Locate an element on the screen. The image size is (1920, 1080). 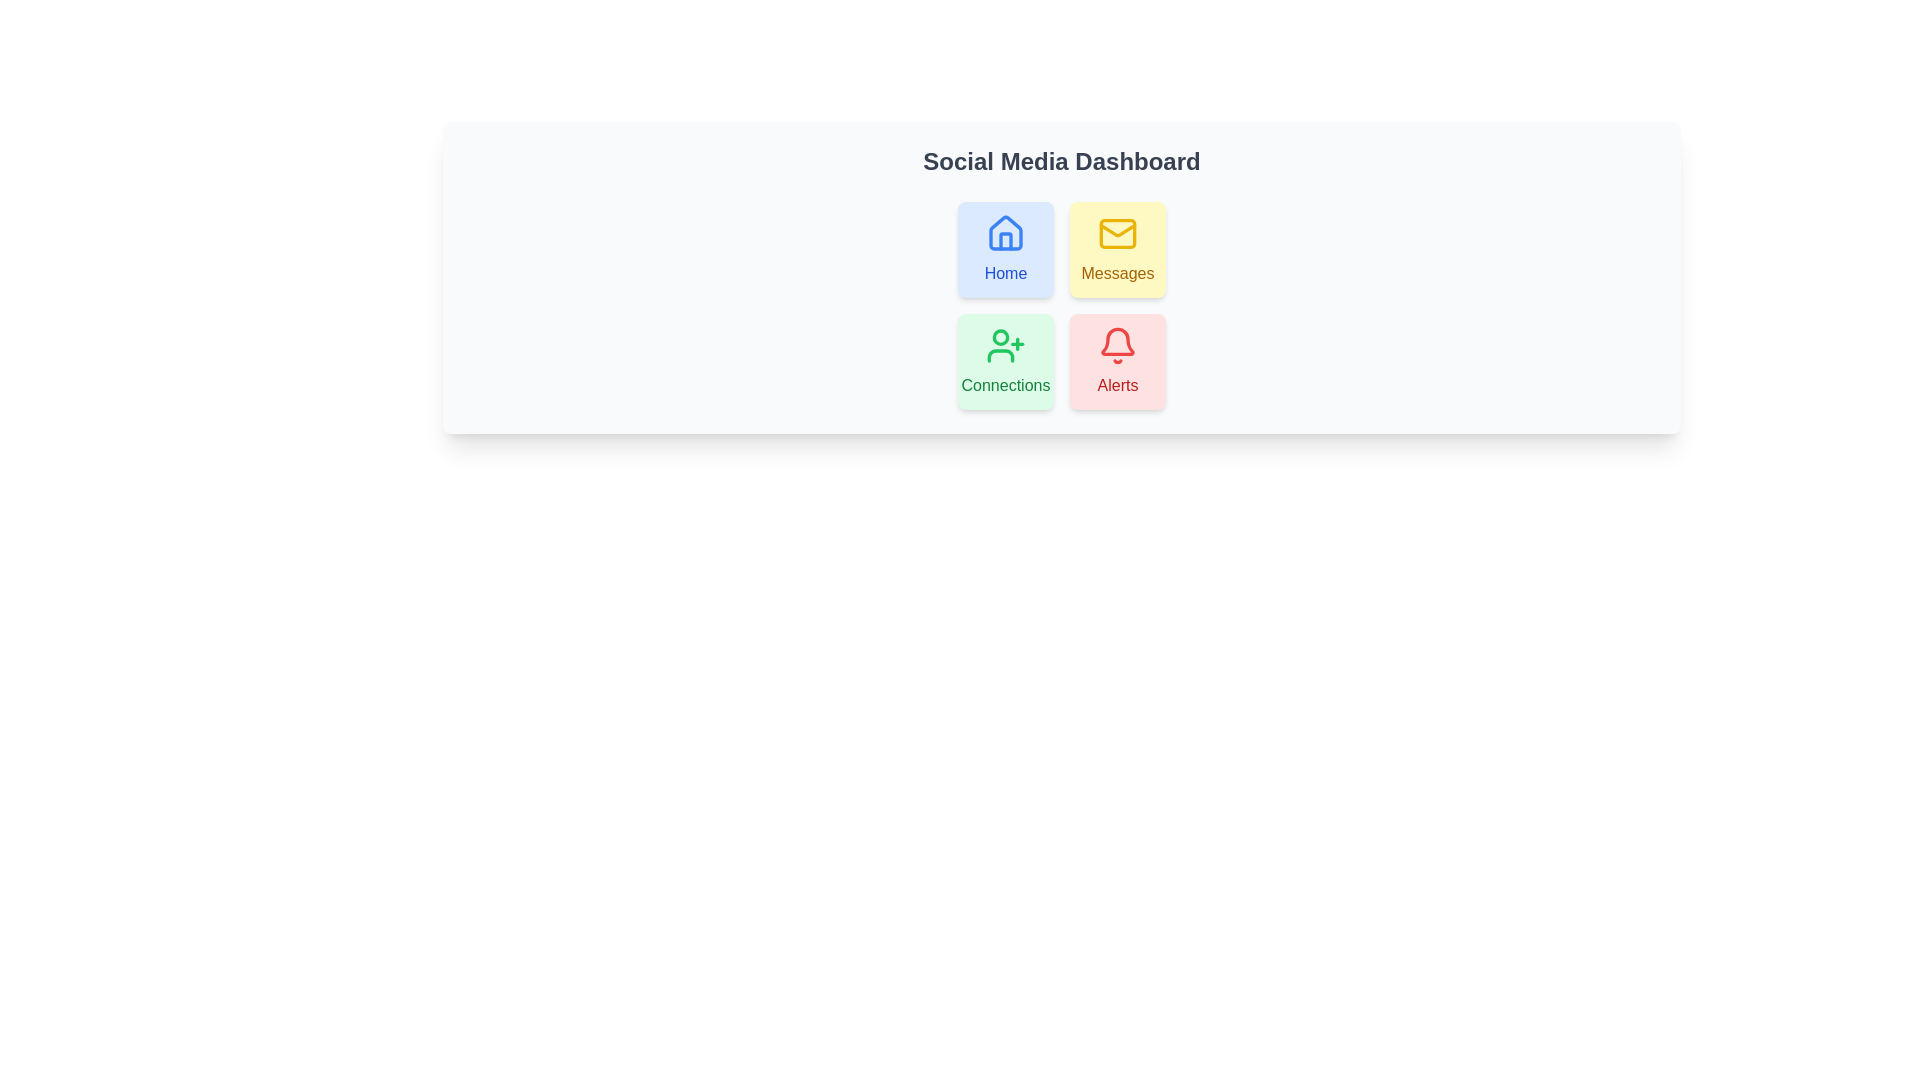
the 'Home' button, which is represented by a house-shaped icon in the top-left of the Social Media Dashboard is located at coordinates (1006, 240).